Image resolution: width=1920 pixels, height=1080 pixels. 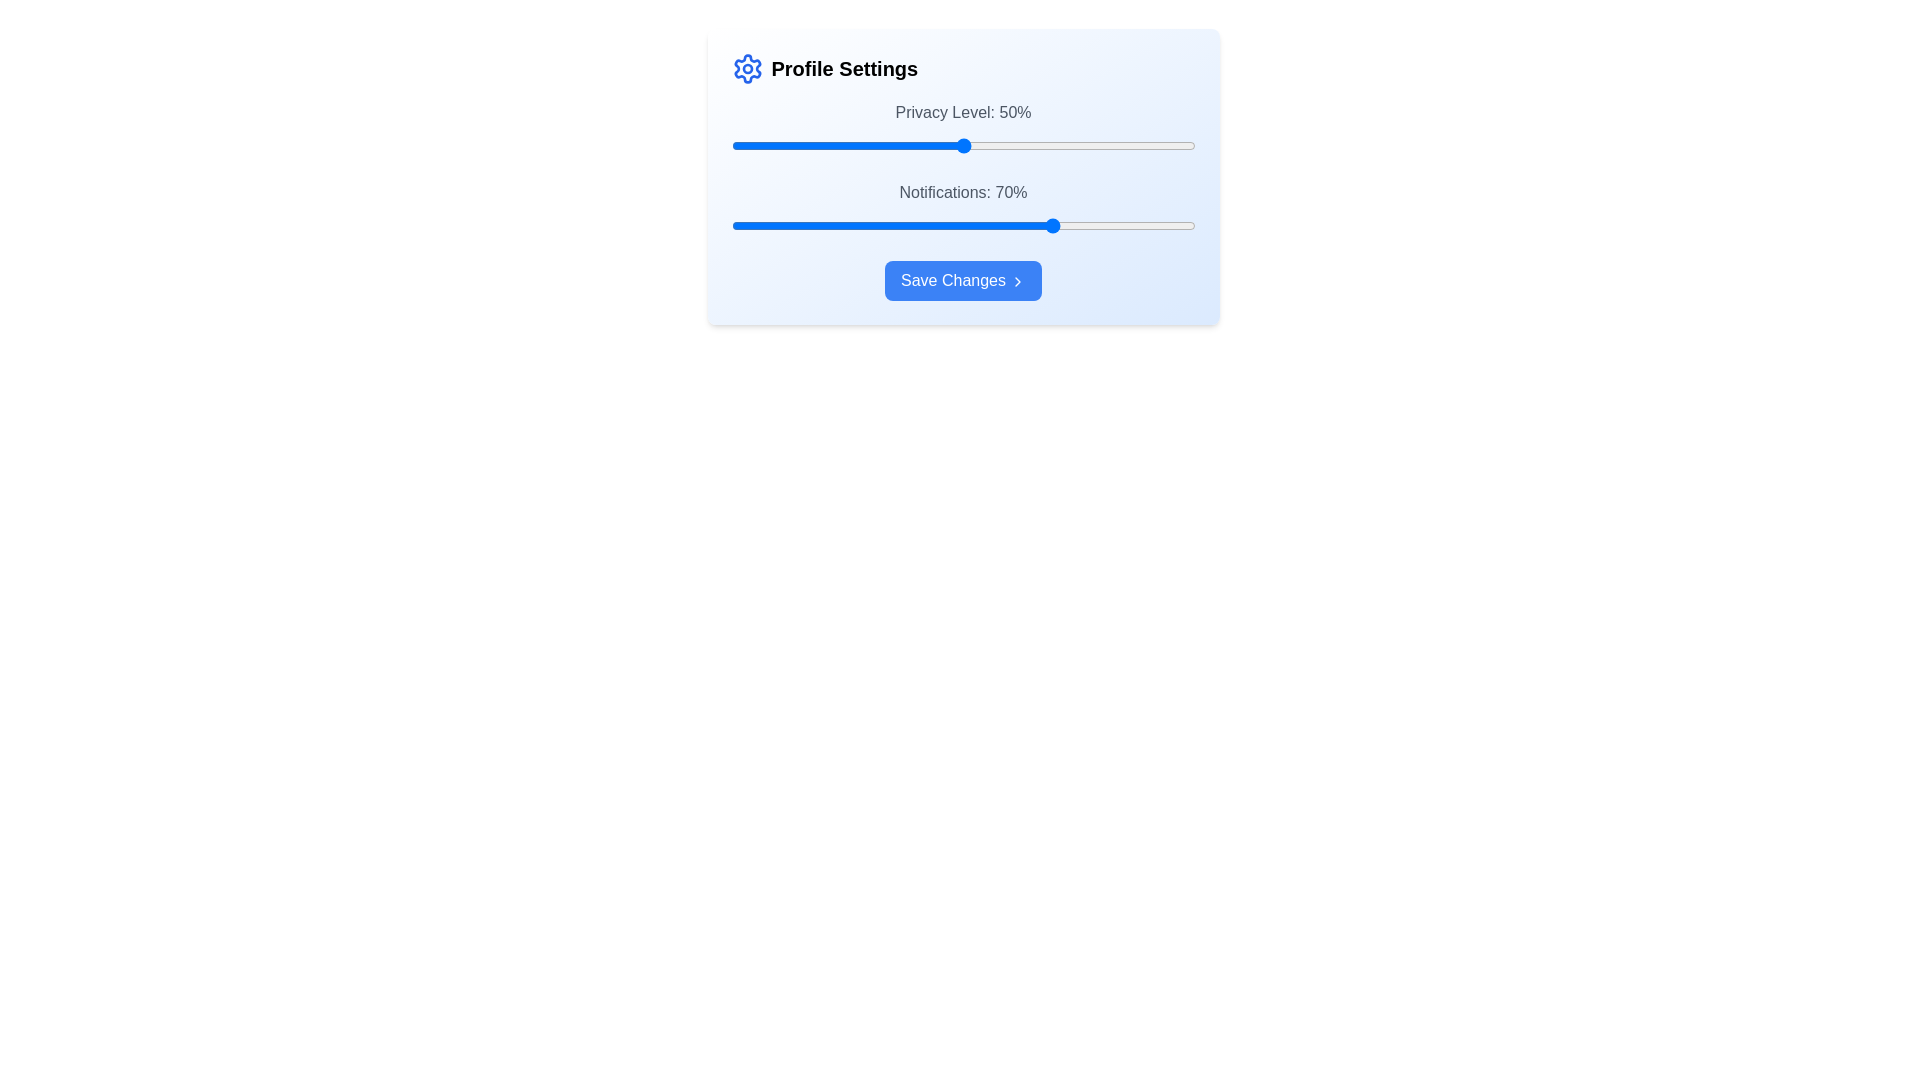 What do you see at coordinates (1125, 225) in the screenshot?
I see `the 'Notifications' slider to 85% by adjusting its position` at bounding box center [1125, 225].